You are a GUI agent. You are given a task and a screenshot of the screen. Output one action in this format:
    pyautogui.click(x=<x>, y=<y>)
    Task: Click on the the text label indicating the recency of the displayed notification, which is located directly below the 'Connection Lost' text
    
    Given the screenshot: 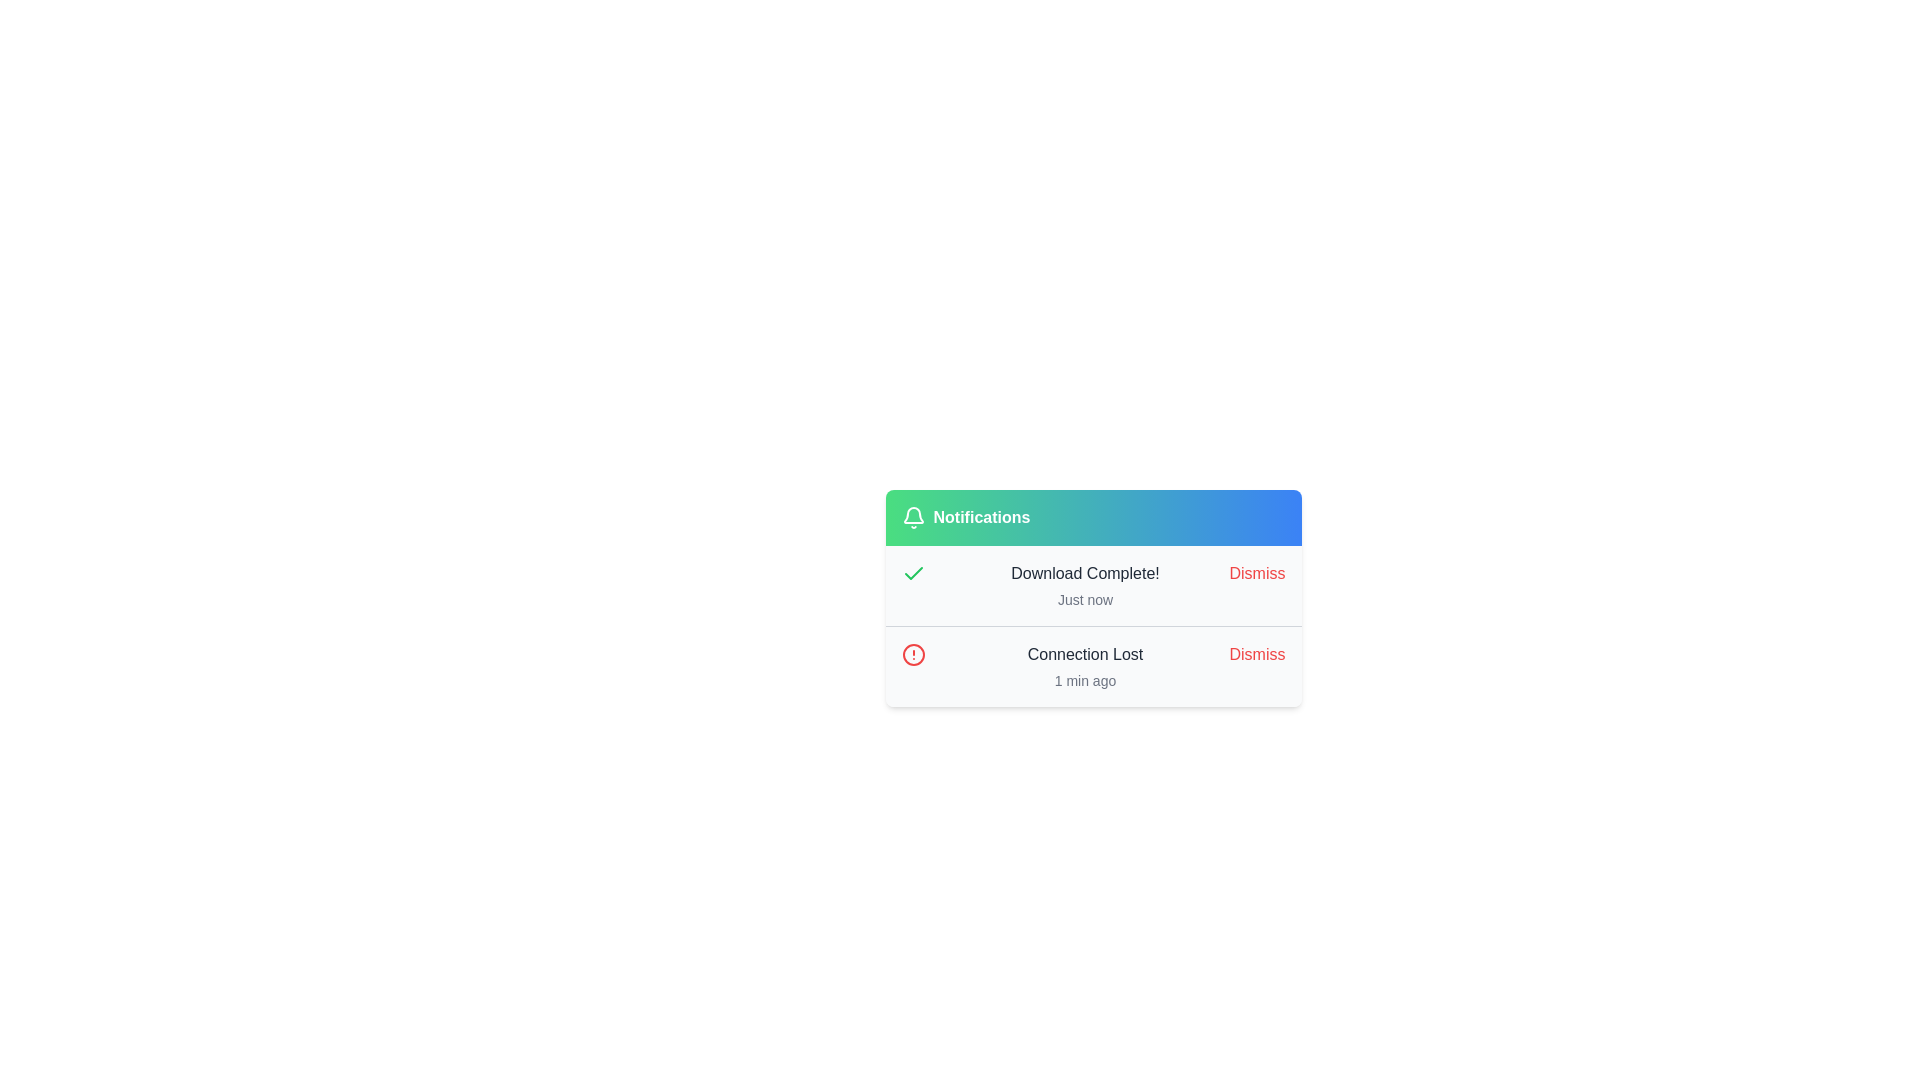 What is the action you would take?
    pyautogui.click(x=1084, y=680)
    